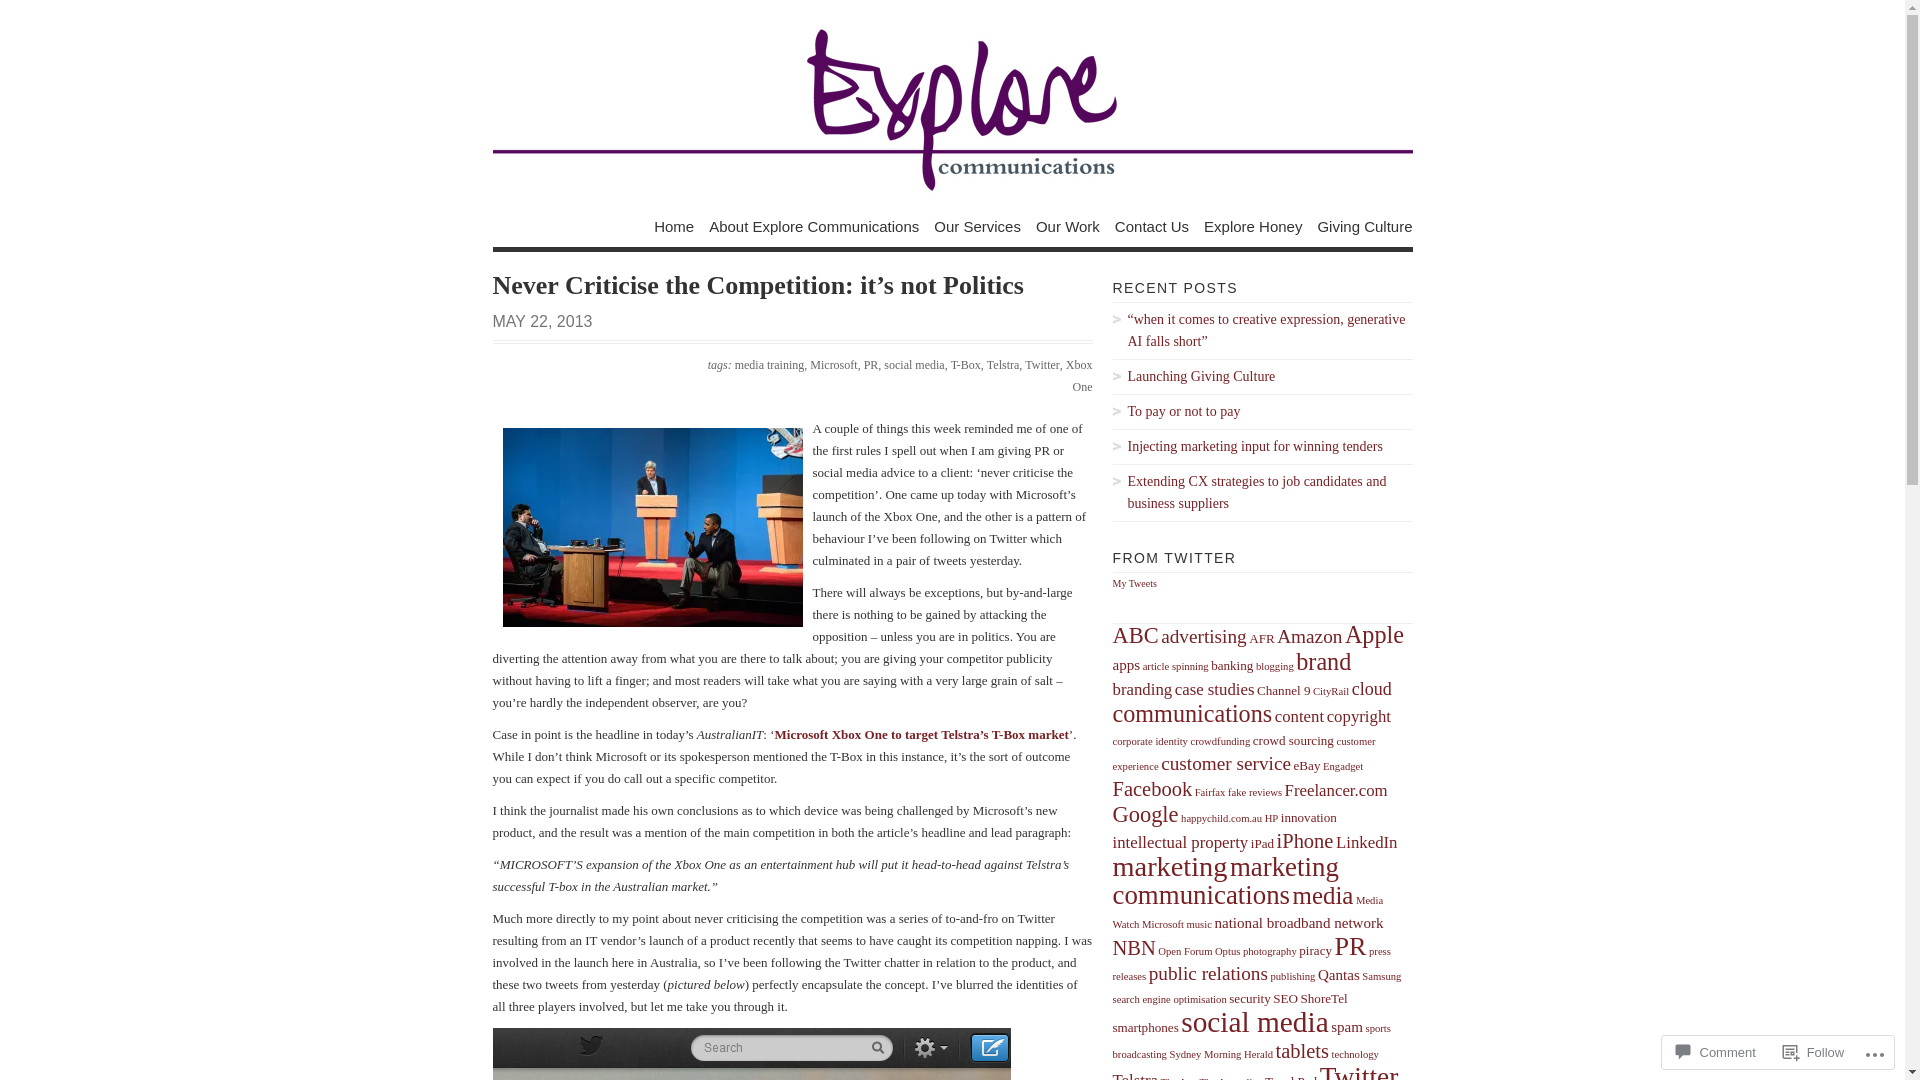 The height and width of the screenshot is (1080, 1920). What do you see at coordinates (1226, 950) in the screenshot?
I see `'Optus'` at bounding box center [1226, 950].